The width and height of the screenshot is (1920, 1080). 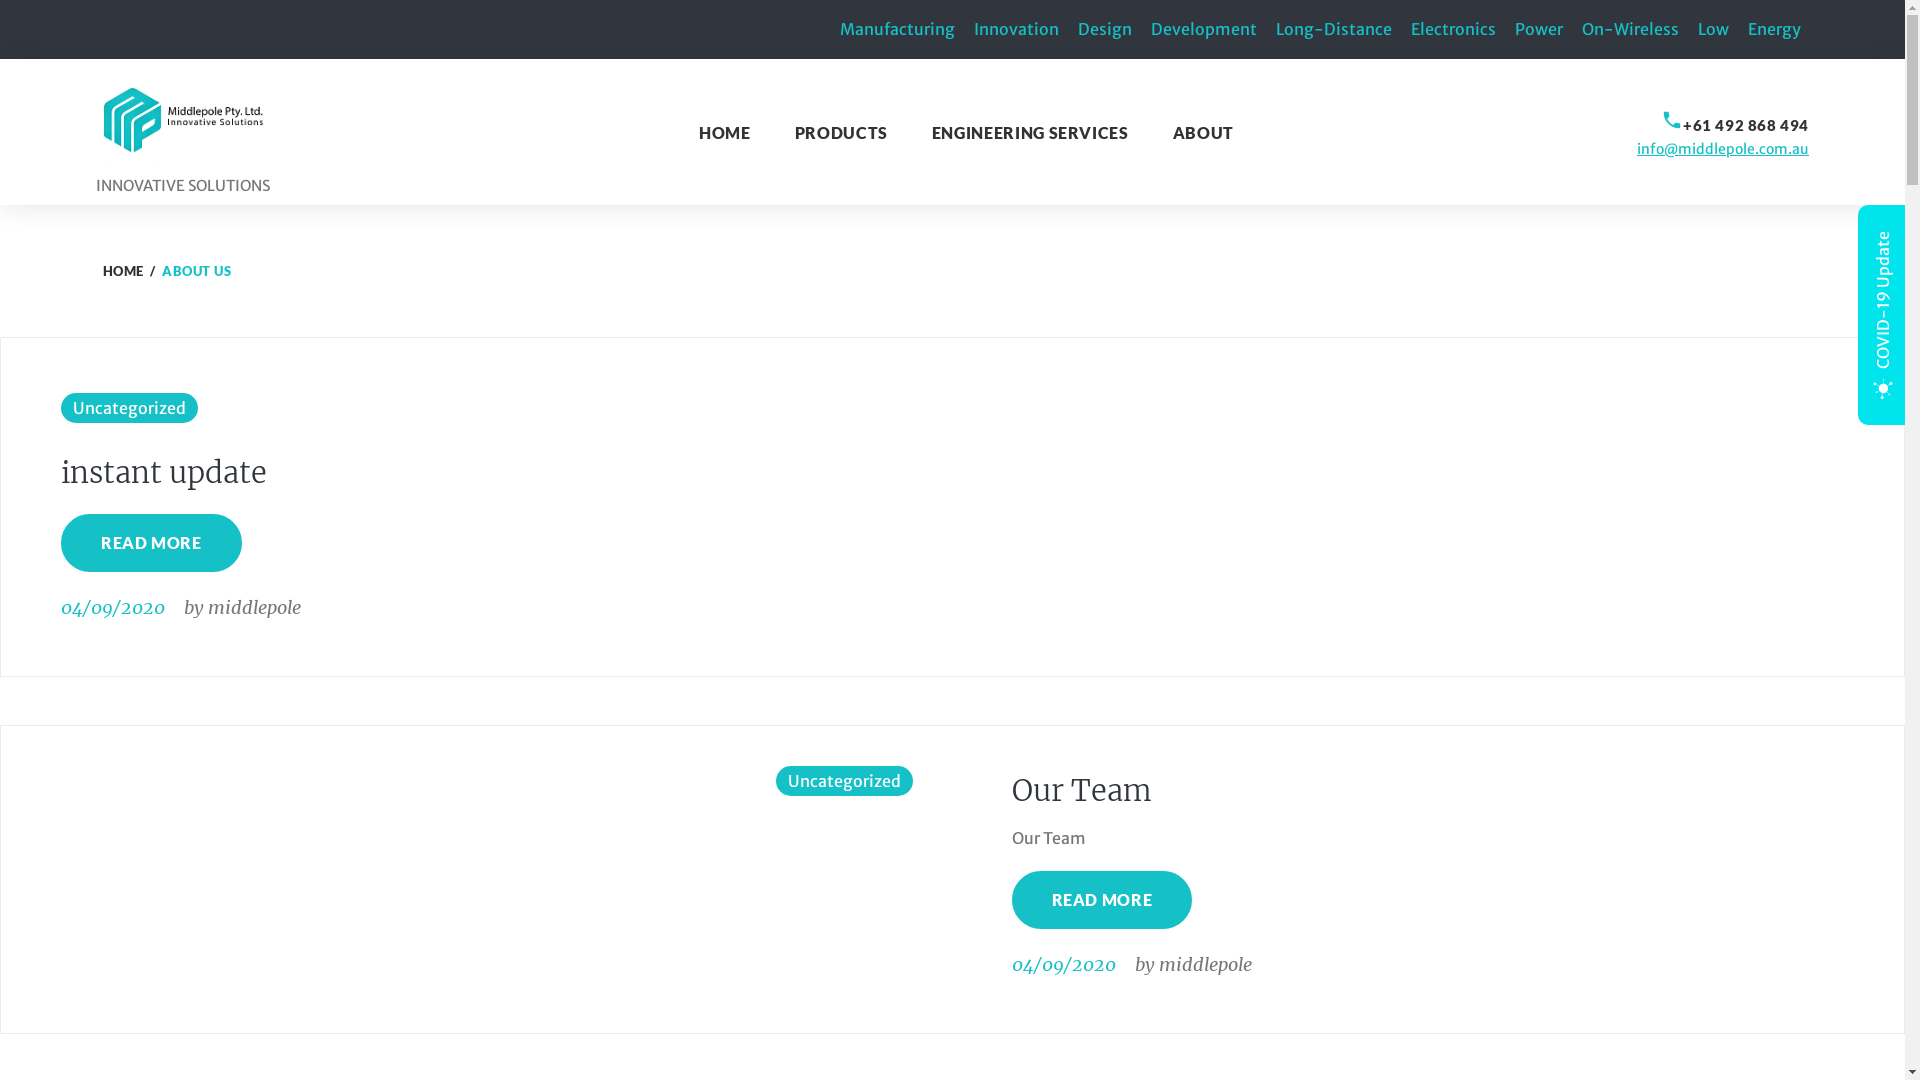 What do you see at coordinates (253, 606) in the screenshot?
I see `'middlepole'` at bounding box center [253, 606].